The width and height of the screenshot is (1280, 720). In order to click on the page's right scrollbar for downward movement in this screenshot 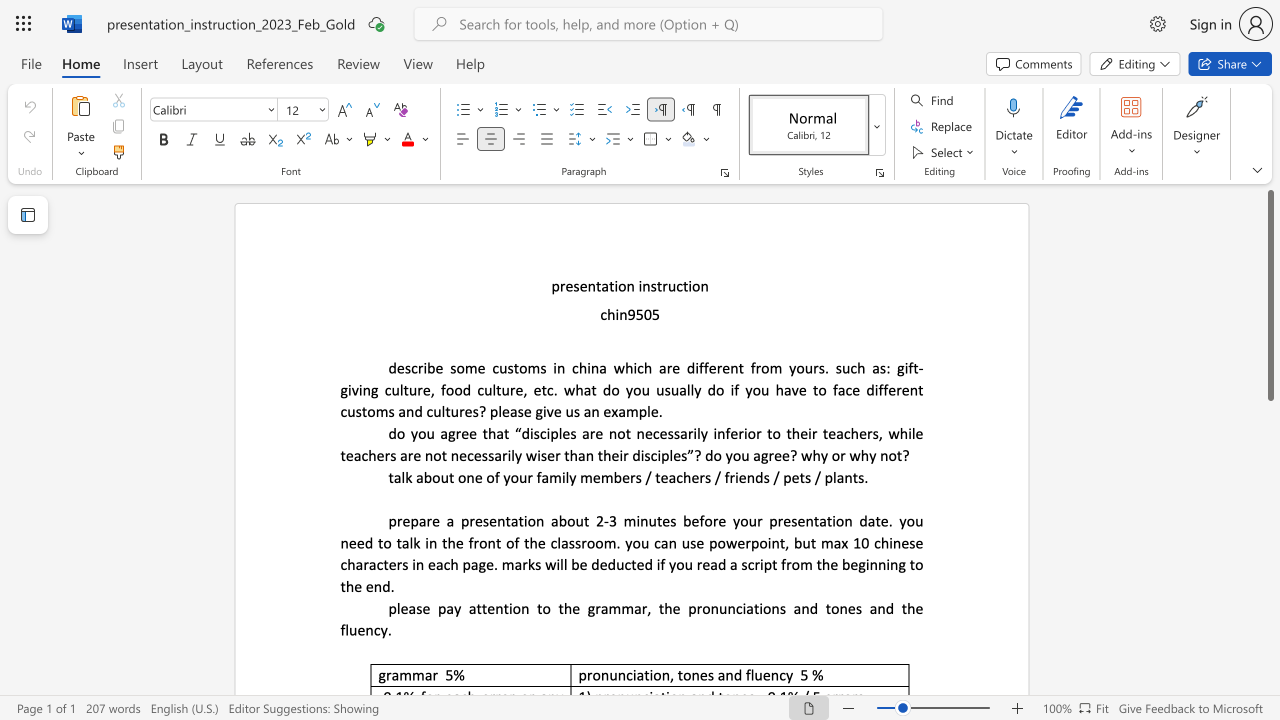, I will do `click(1269, 630)`.